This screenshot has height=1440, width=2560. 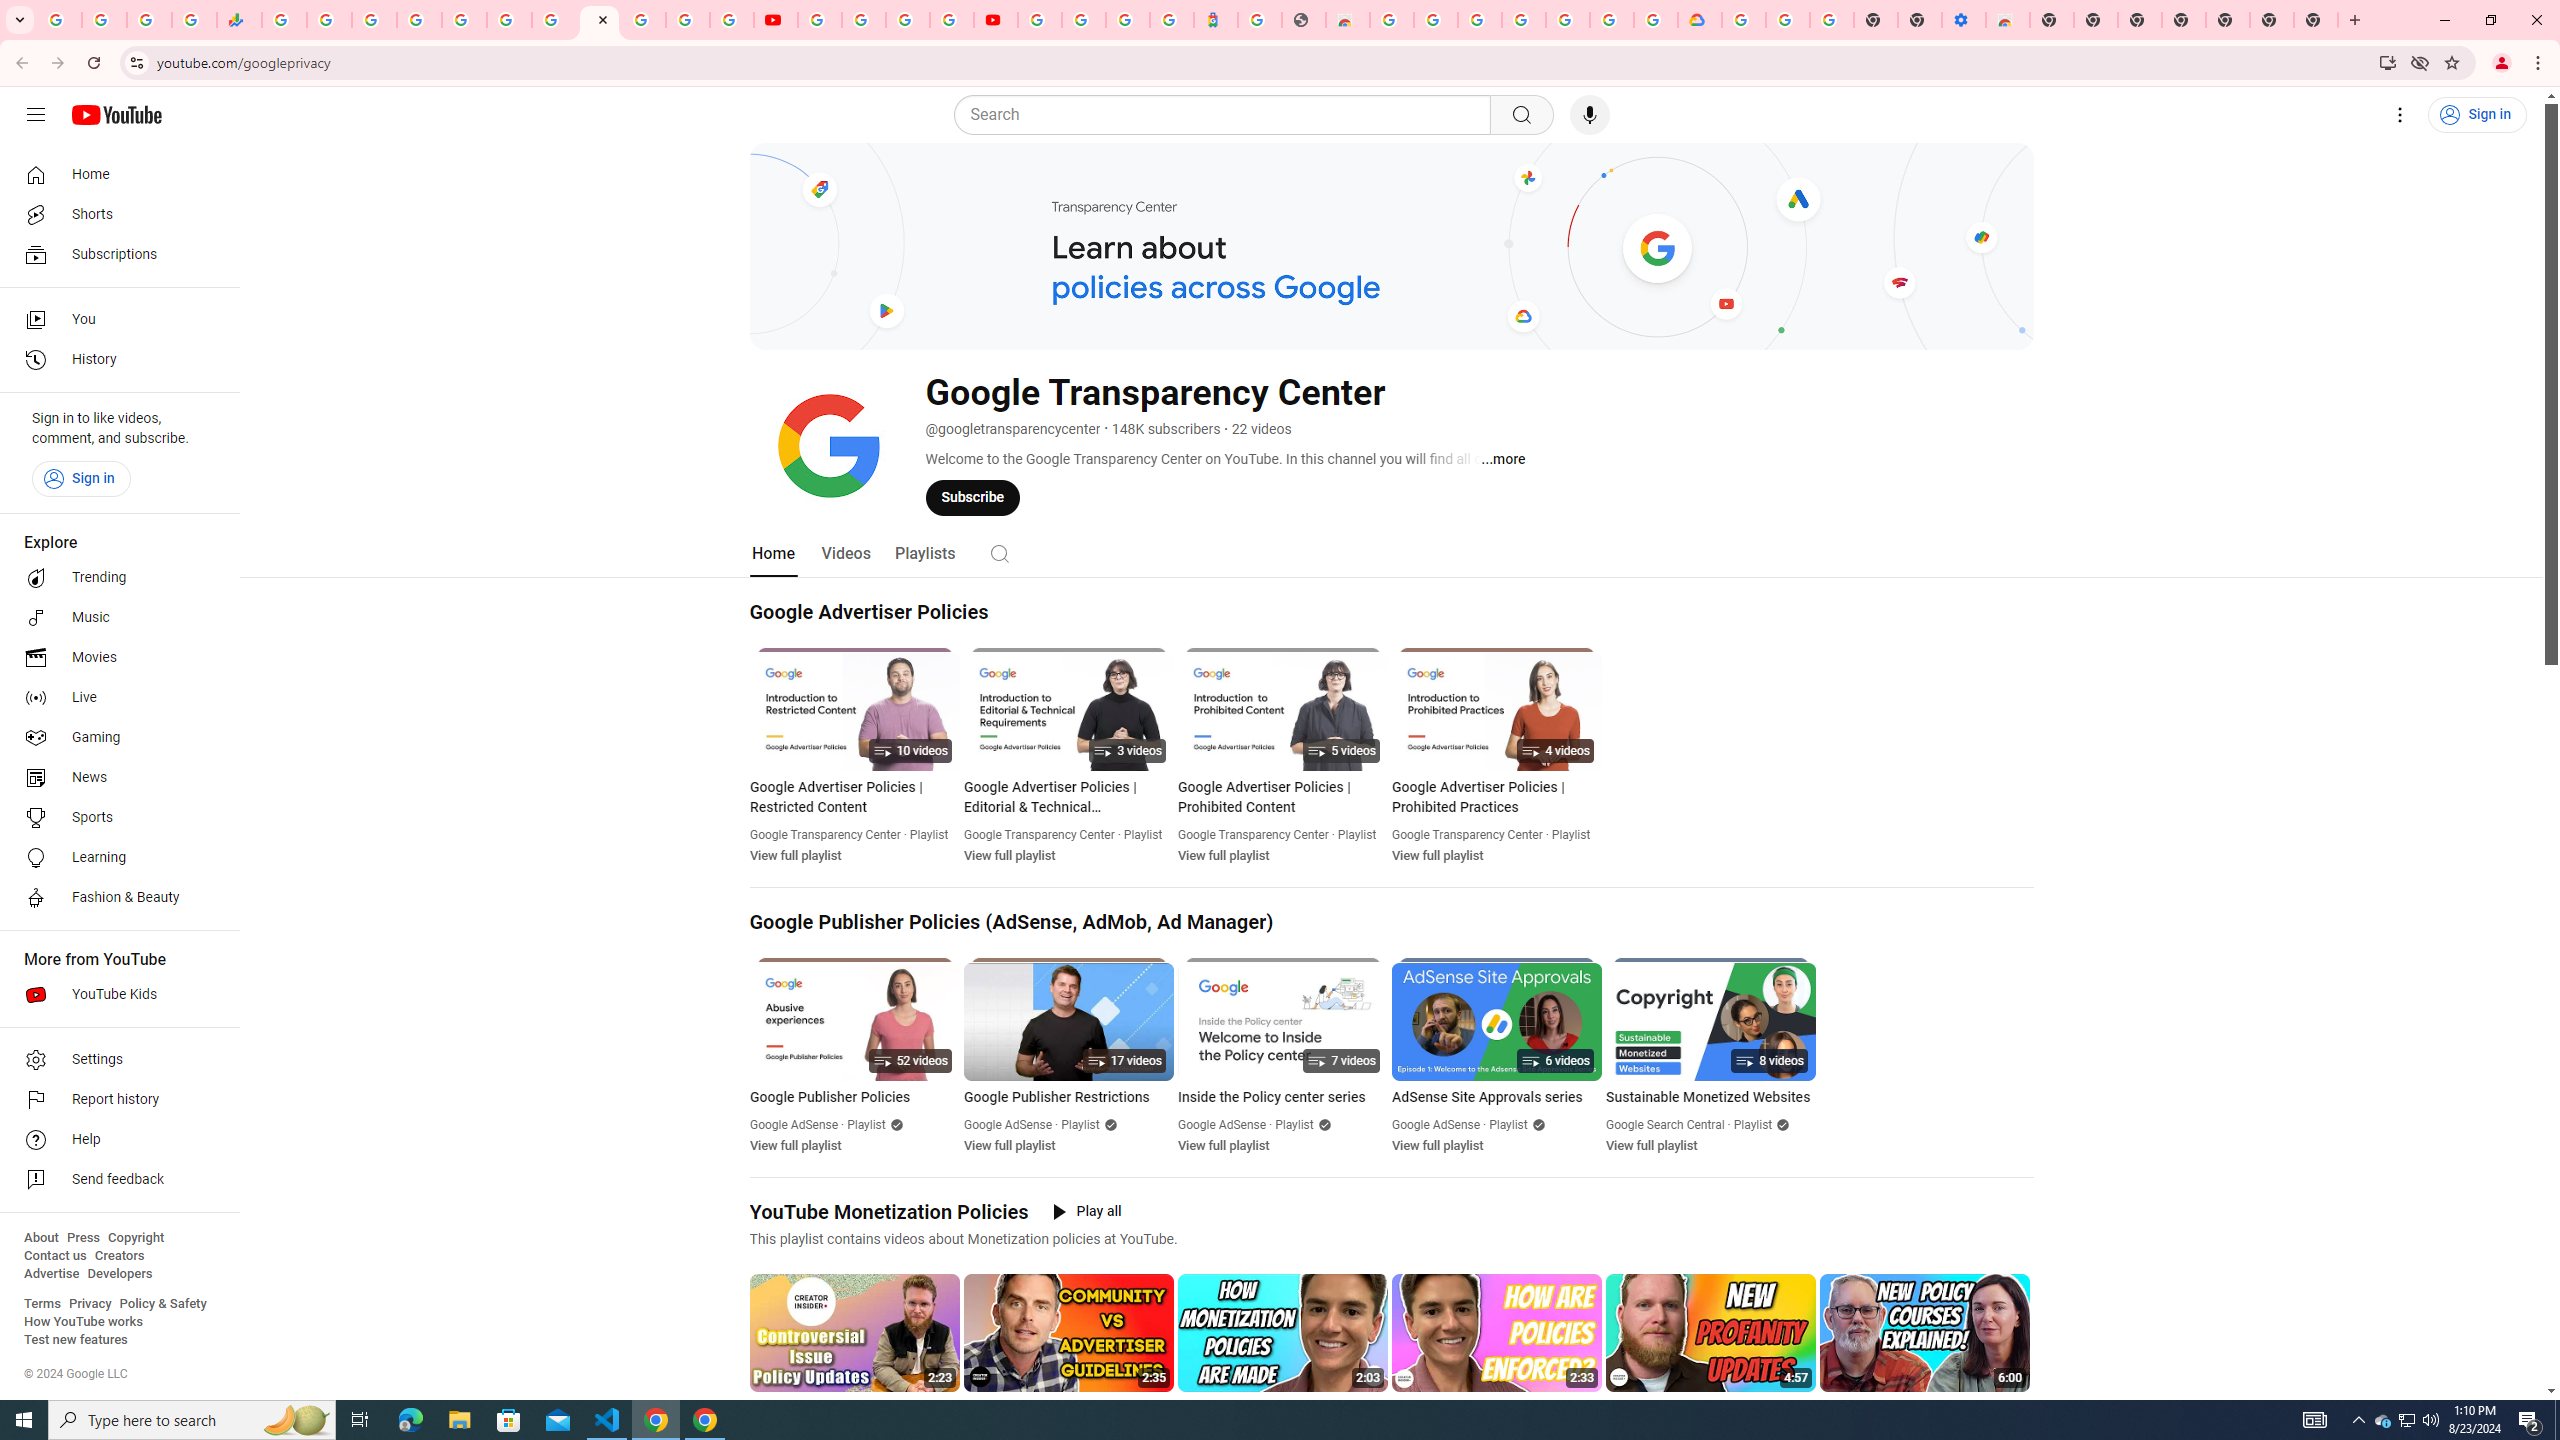 I want to click on 'Play all', so click(x=1088, y=1210).